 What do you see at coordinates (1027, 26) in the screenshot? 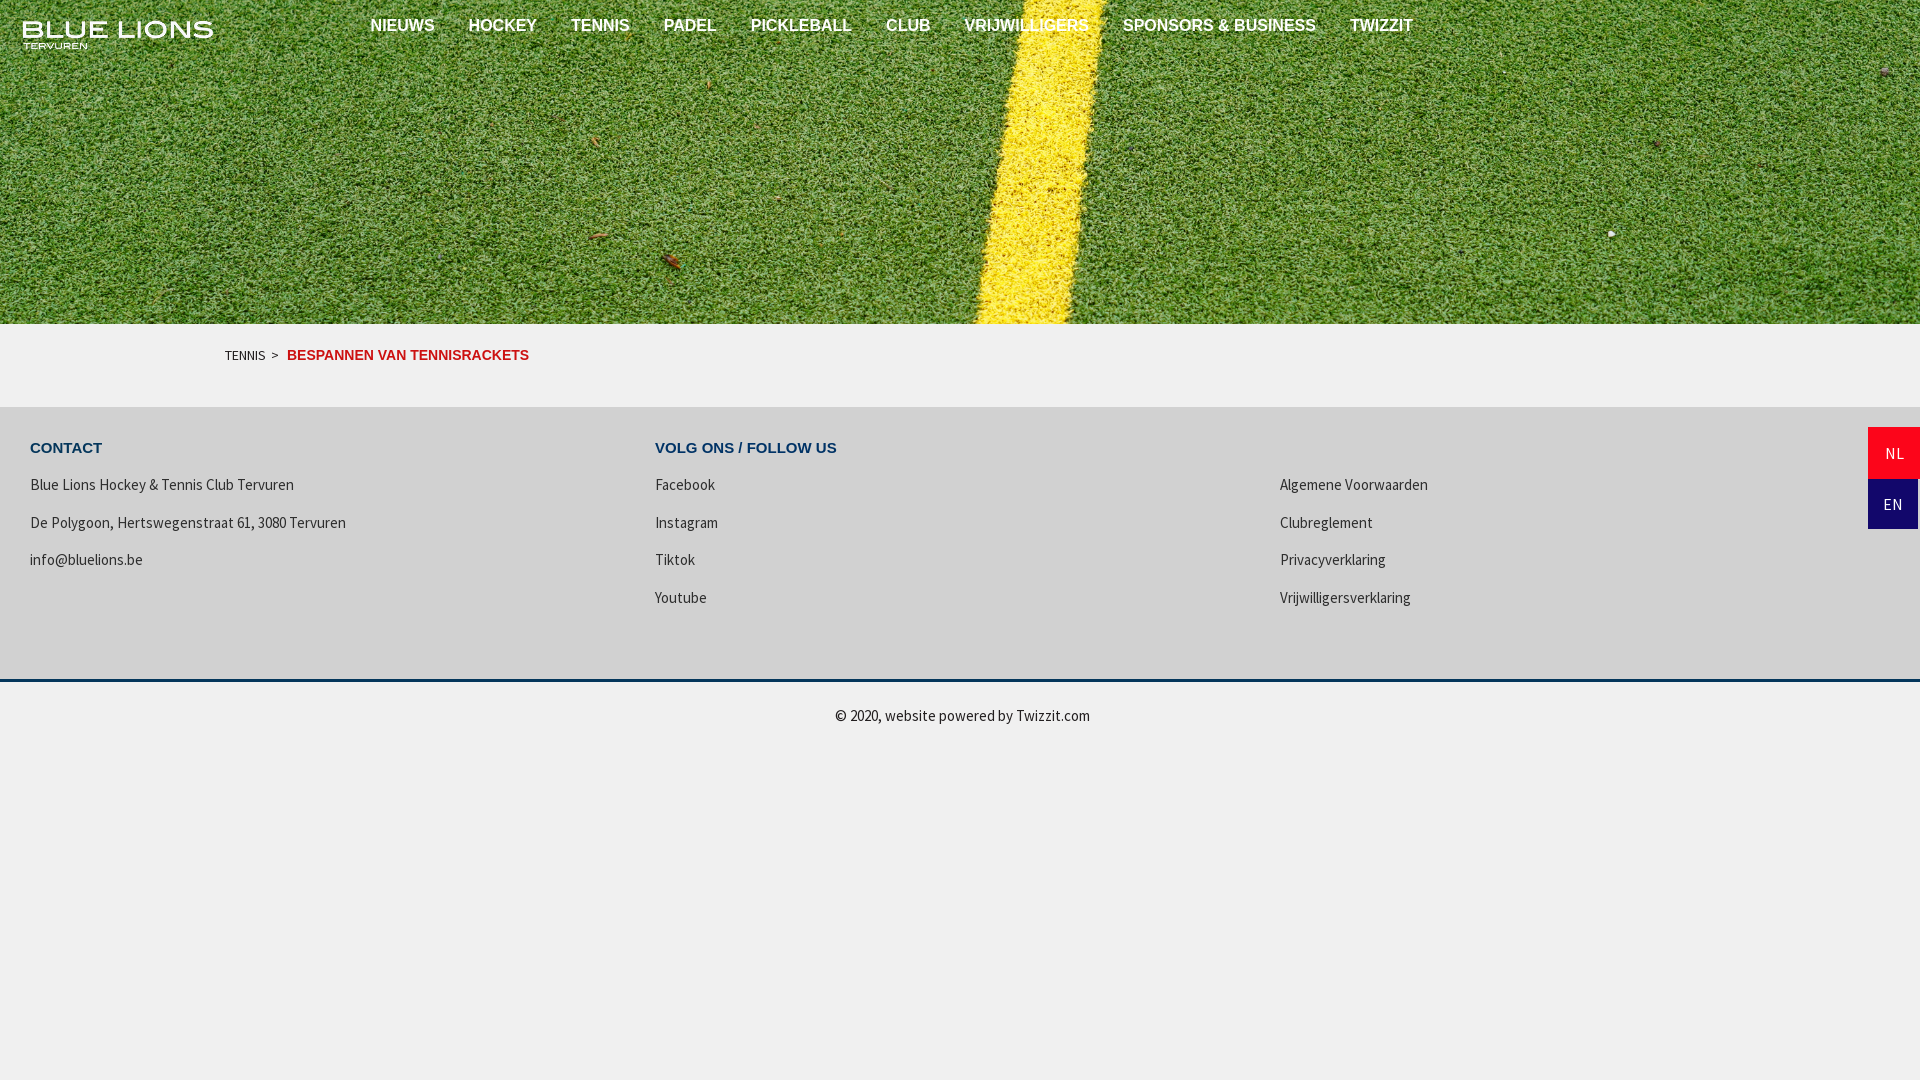
I see `'VRIJWILLIGERS'` at bounding box center [1027, 26].